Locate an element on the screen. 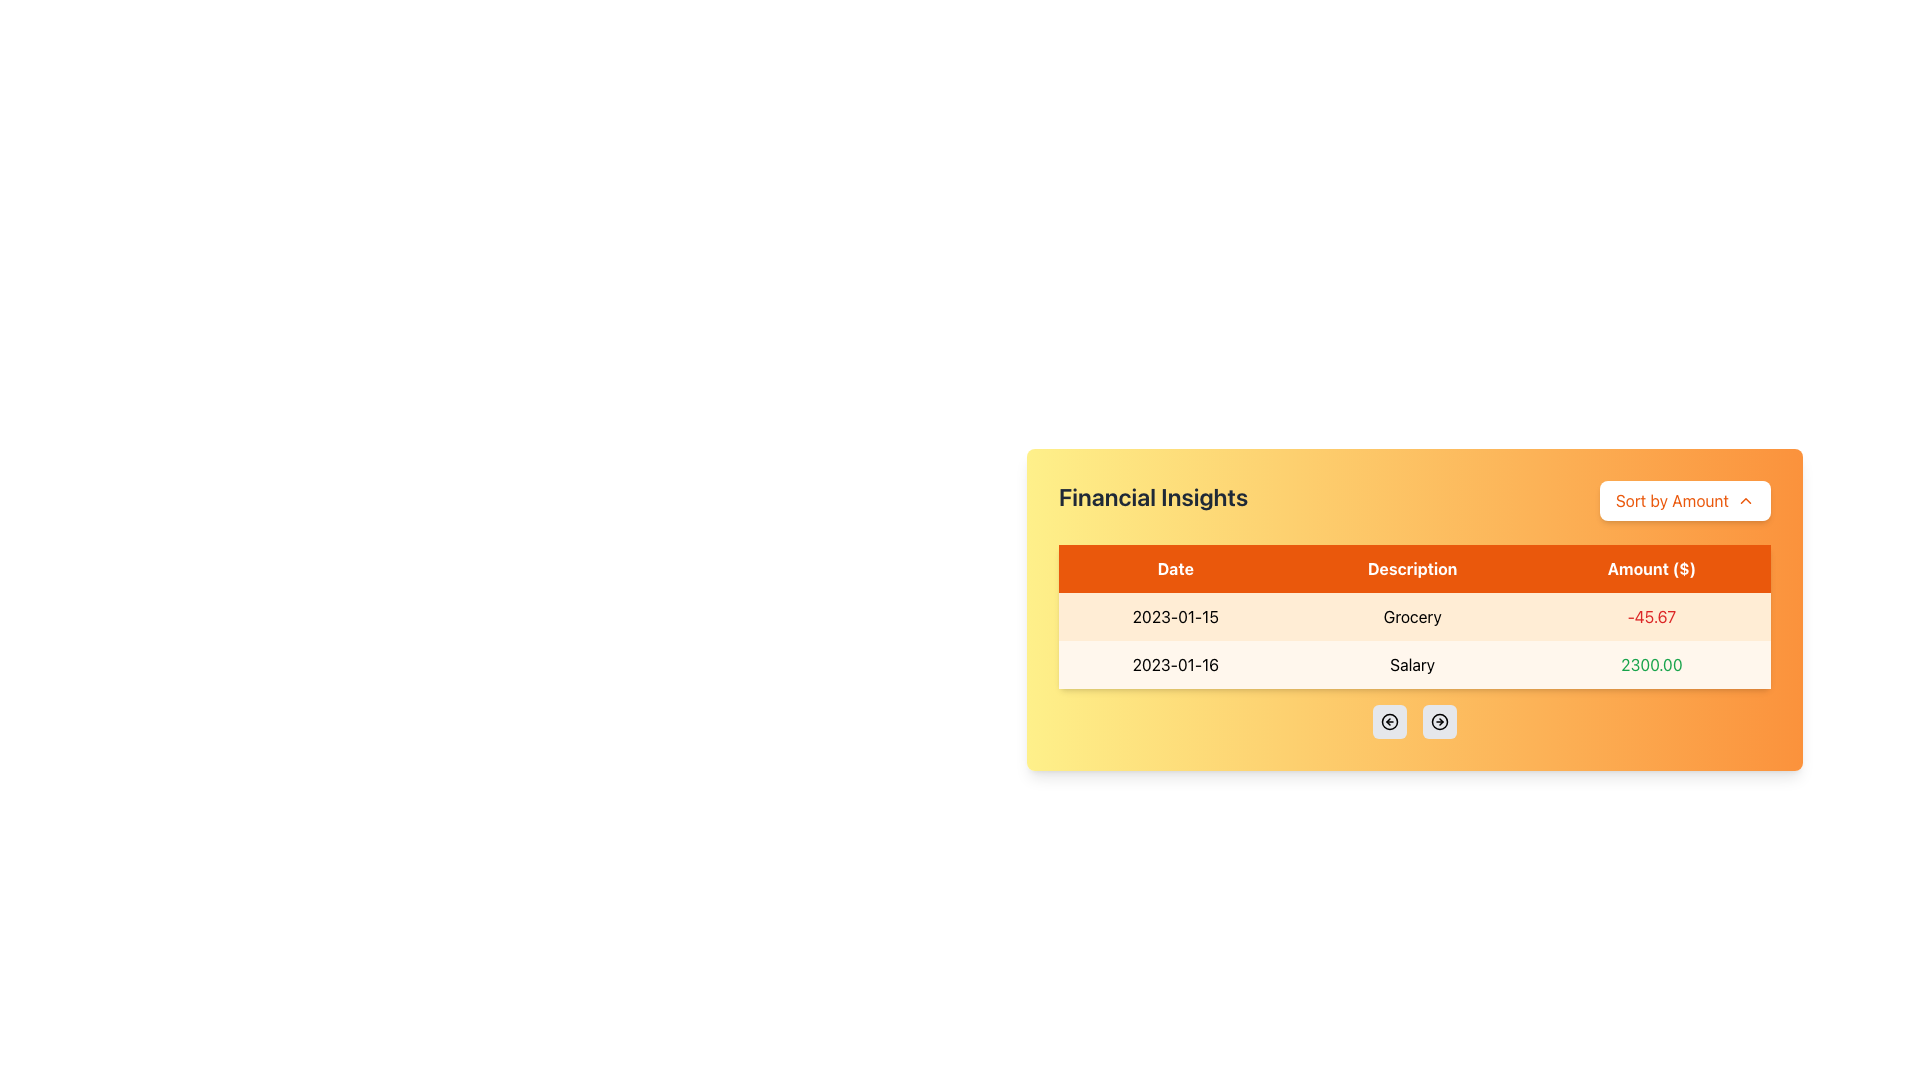 This screenshot has height=1080, width=1920. text label displaying 'Grocery' in the first row of the table under the 'Description' column, located between '2023-01-15' and '-45.67' is located at coordinates (1414, 616).